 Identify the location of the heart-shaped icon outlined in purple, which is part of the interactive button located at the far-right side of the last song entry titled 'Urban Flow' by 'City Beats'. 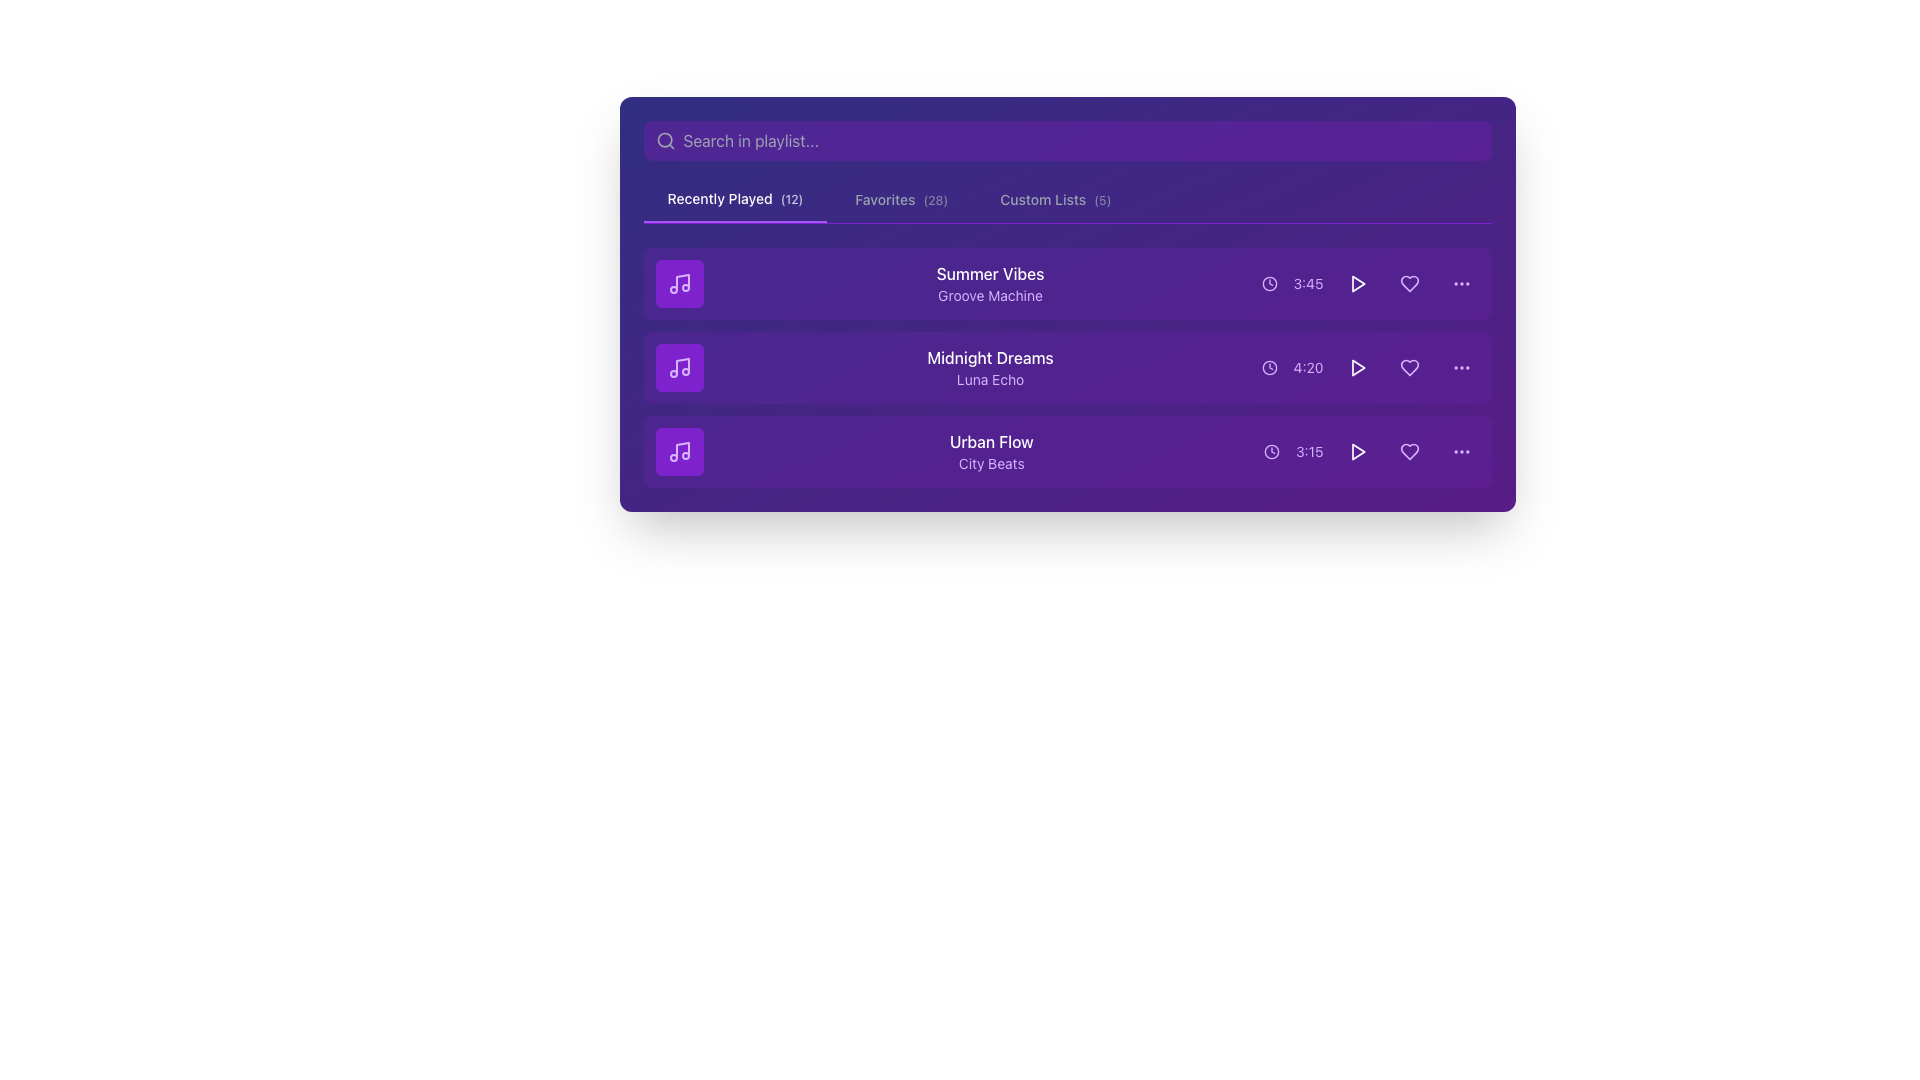
(1408, 451).